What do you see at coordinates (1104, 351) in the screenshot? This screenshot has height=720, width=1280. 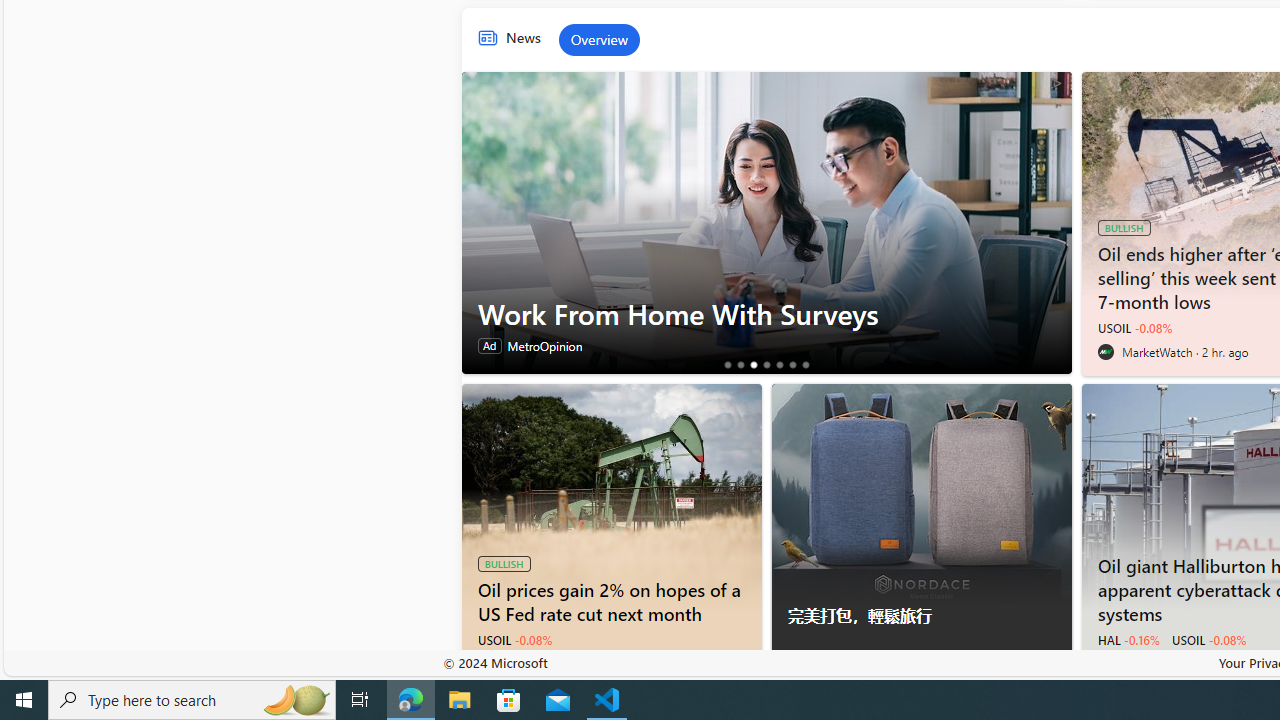 I see `'MarketWatch'` at bounding box center [1104, 351].